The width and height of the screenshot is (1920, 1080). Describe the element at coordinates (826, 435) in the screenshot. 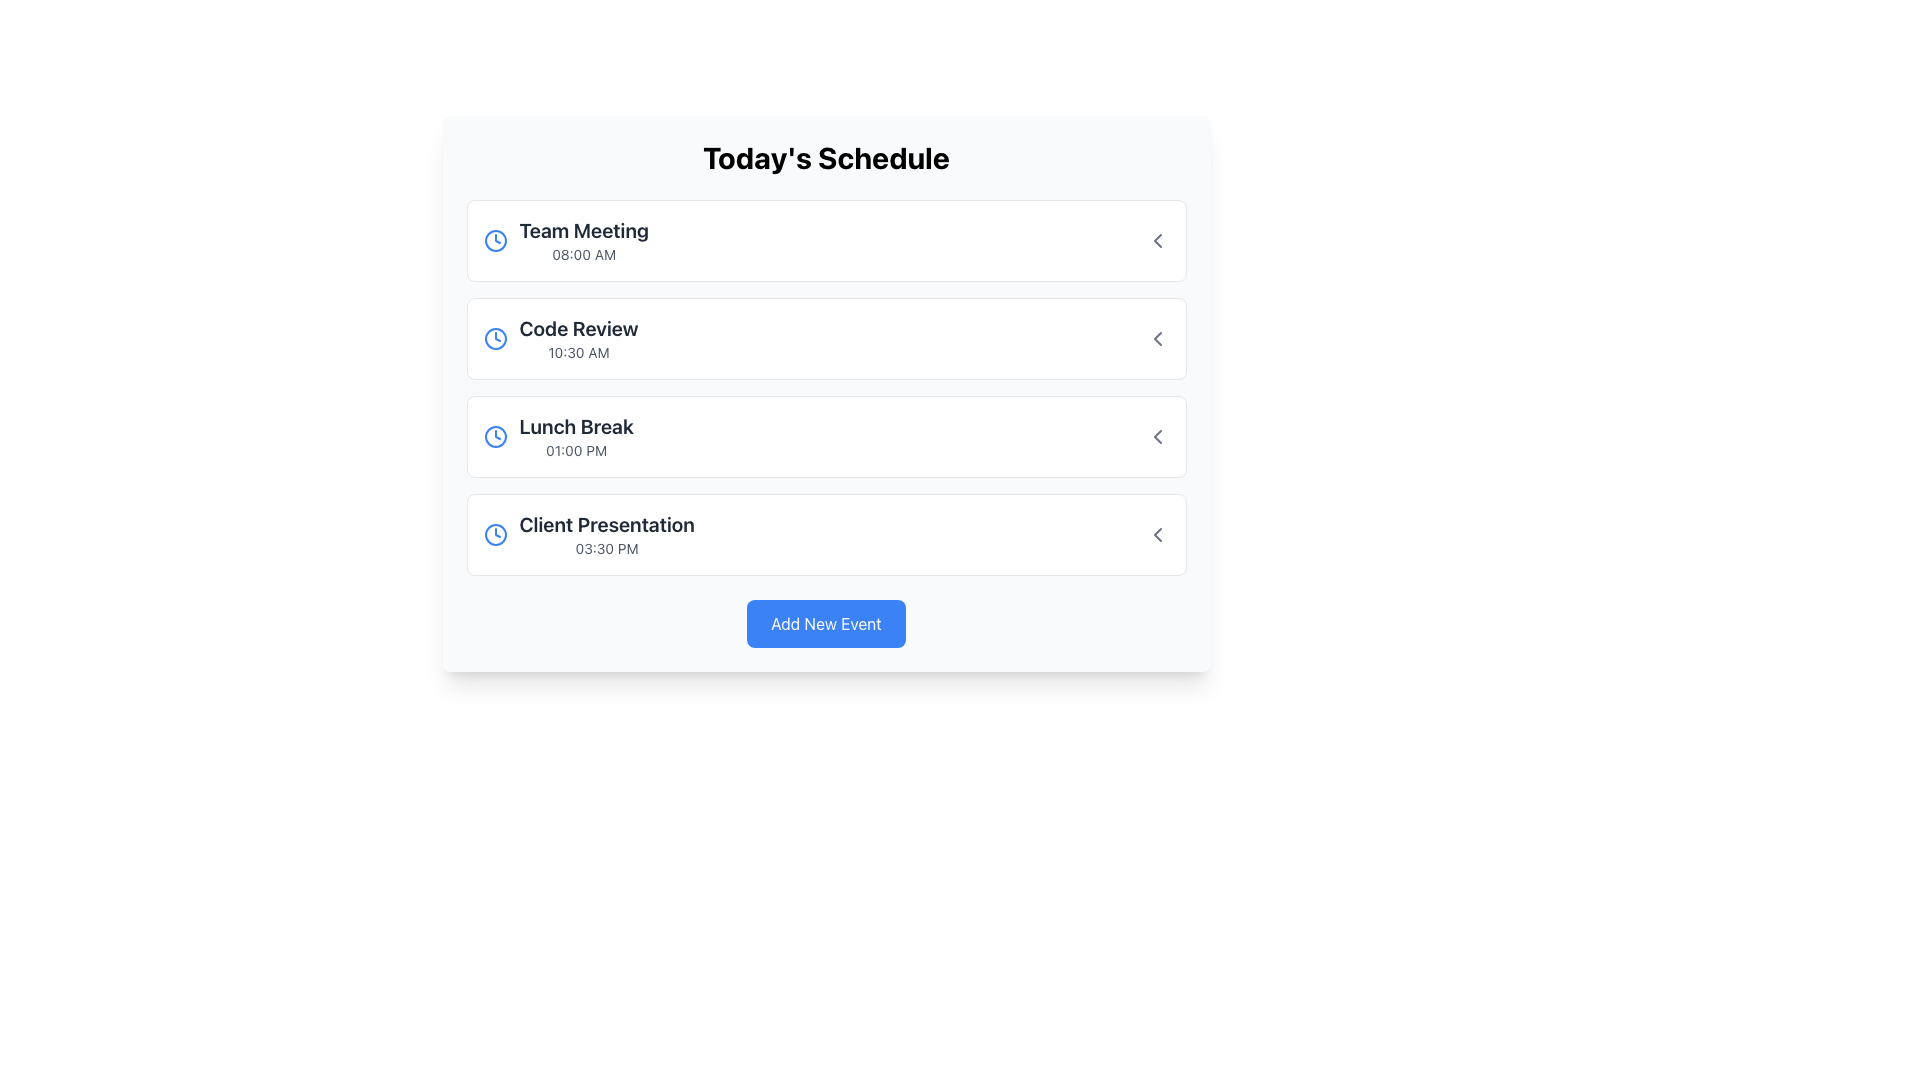

I see `the 'Lunch Break' scheduled event card located in the third position of the event list` at that location.